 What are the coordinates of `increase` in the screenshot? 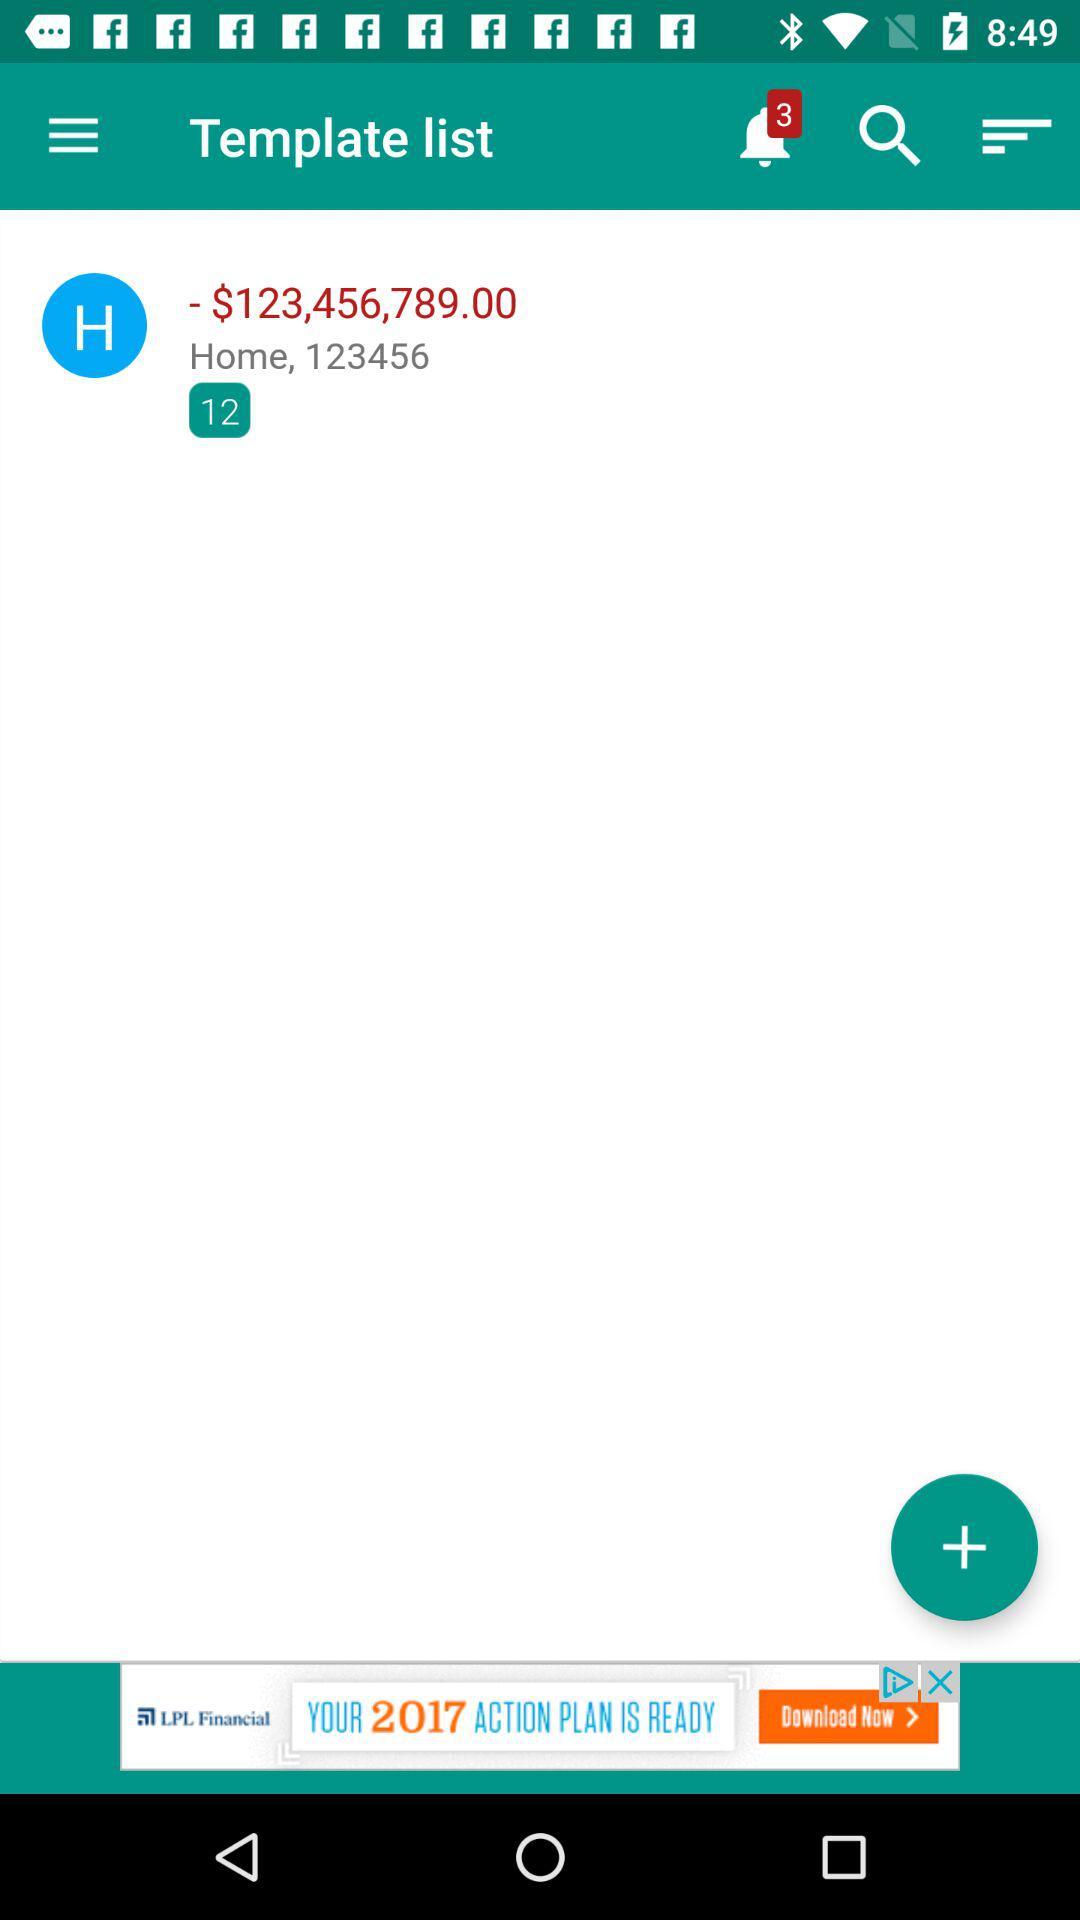 It's located at (963, 1546).